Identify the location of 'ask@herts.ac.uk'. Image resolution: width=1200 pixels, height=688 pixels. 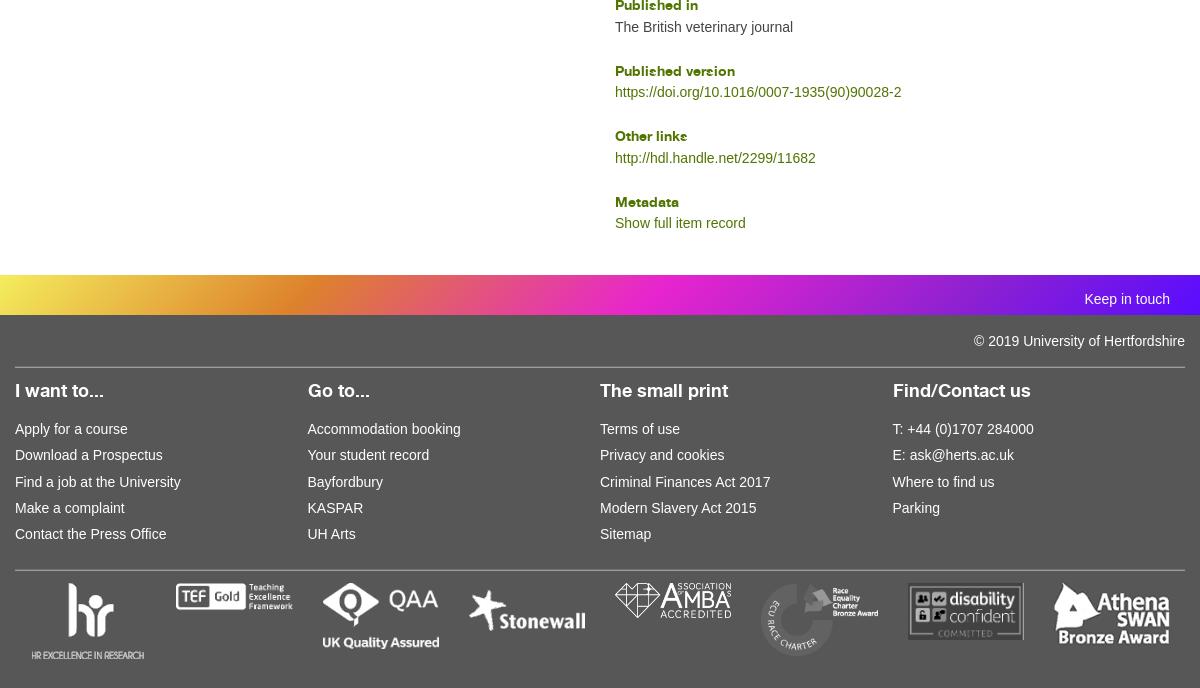
(961, 453).